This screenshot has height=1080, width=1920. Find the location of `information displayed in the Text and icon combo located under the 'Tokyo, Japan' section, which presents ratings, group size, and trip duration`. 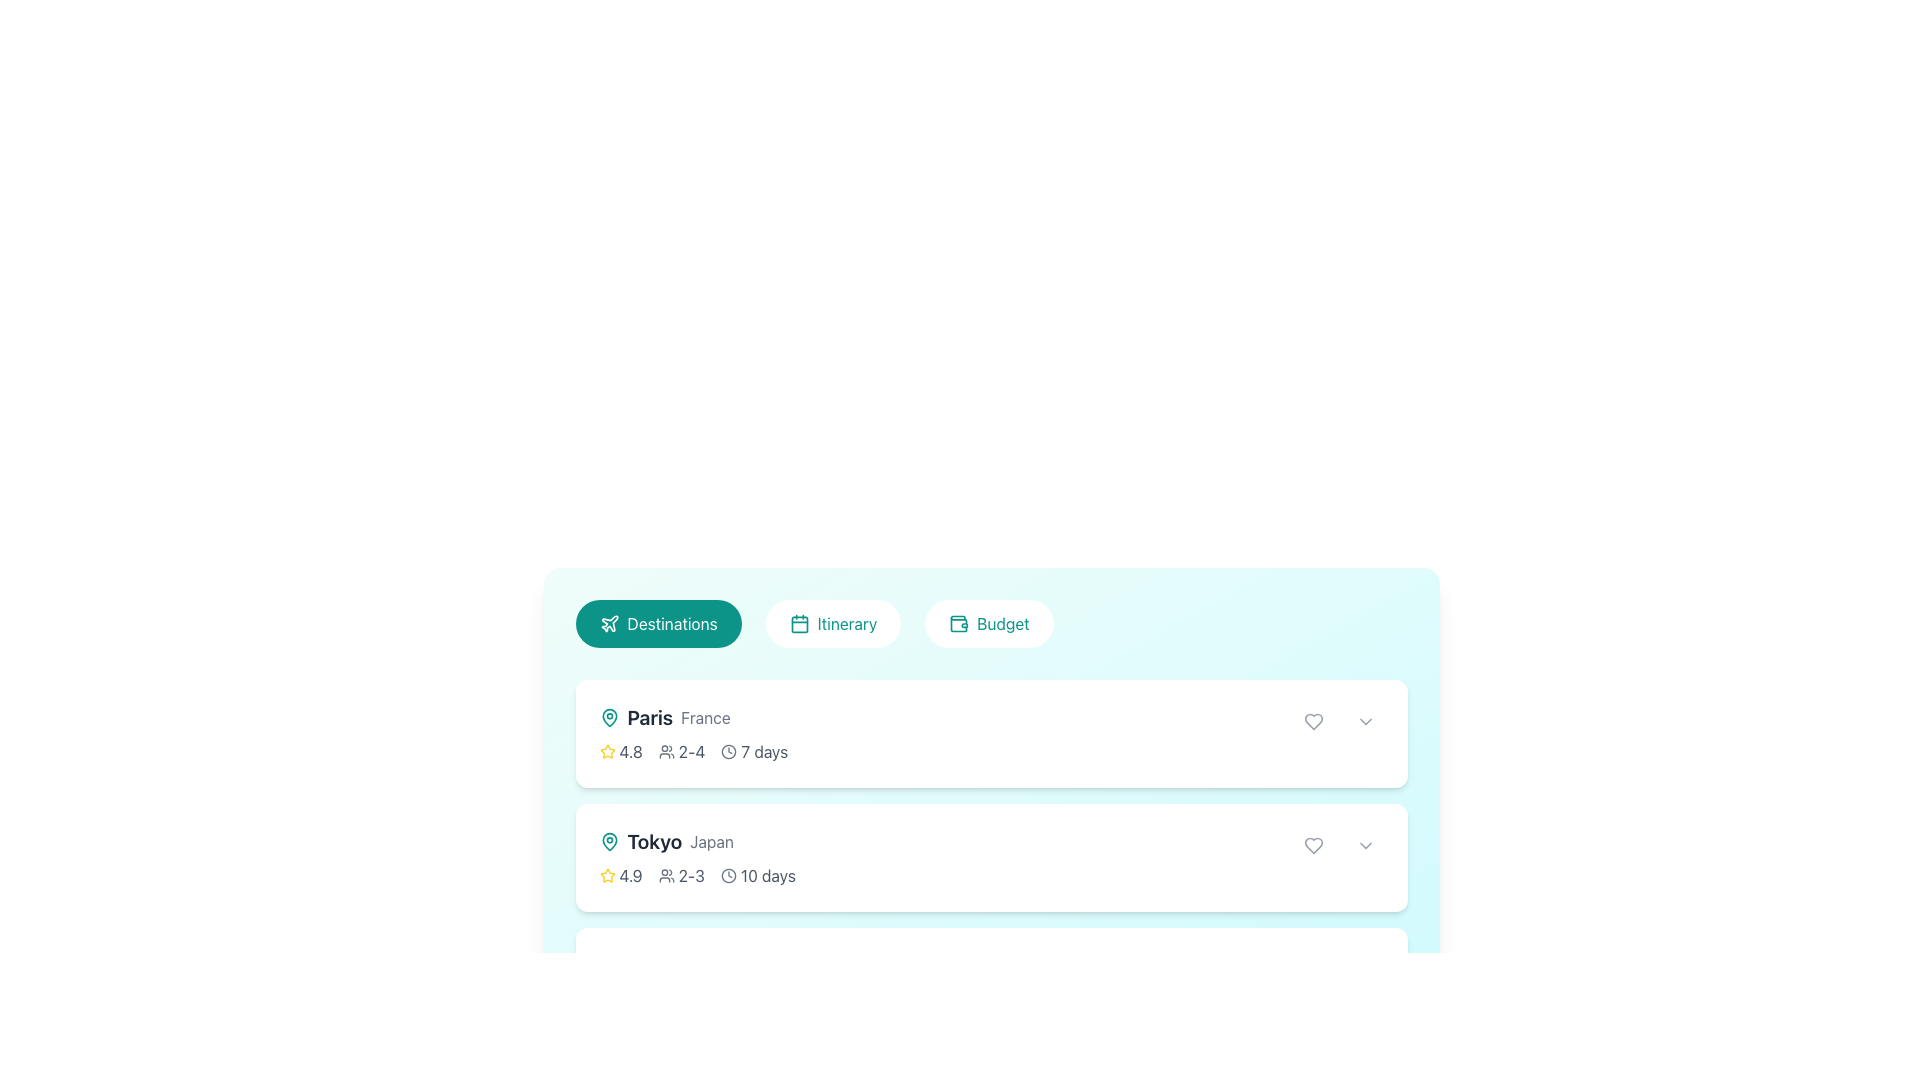

information displayed in the Text and icon combo located under the 'Tokyo, Japan' section, which presents ratings, group size, and trip duration is located at coordinates (697, 874).